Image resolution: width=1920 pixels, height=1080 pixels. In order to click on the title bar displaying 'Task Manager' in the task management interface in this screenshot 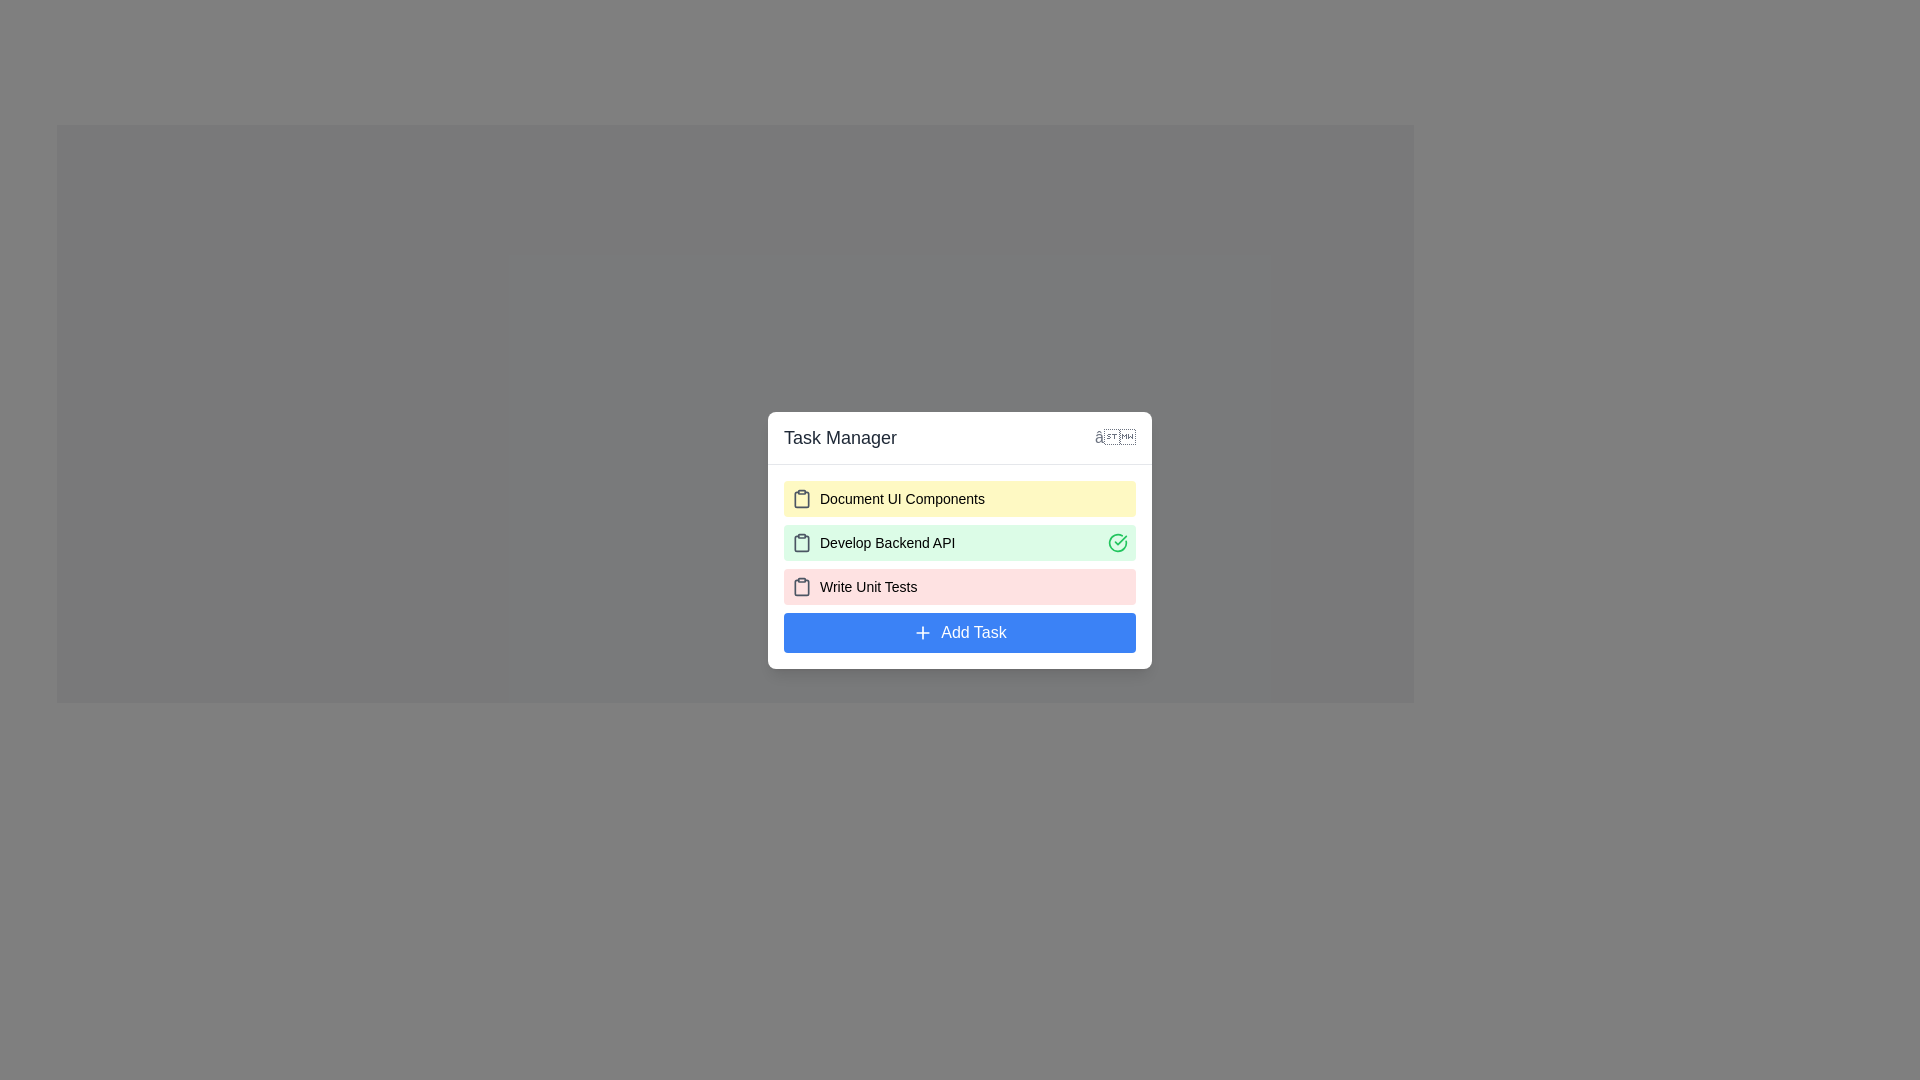, I will do `click(960, 437)`.